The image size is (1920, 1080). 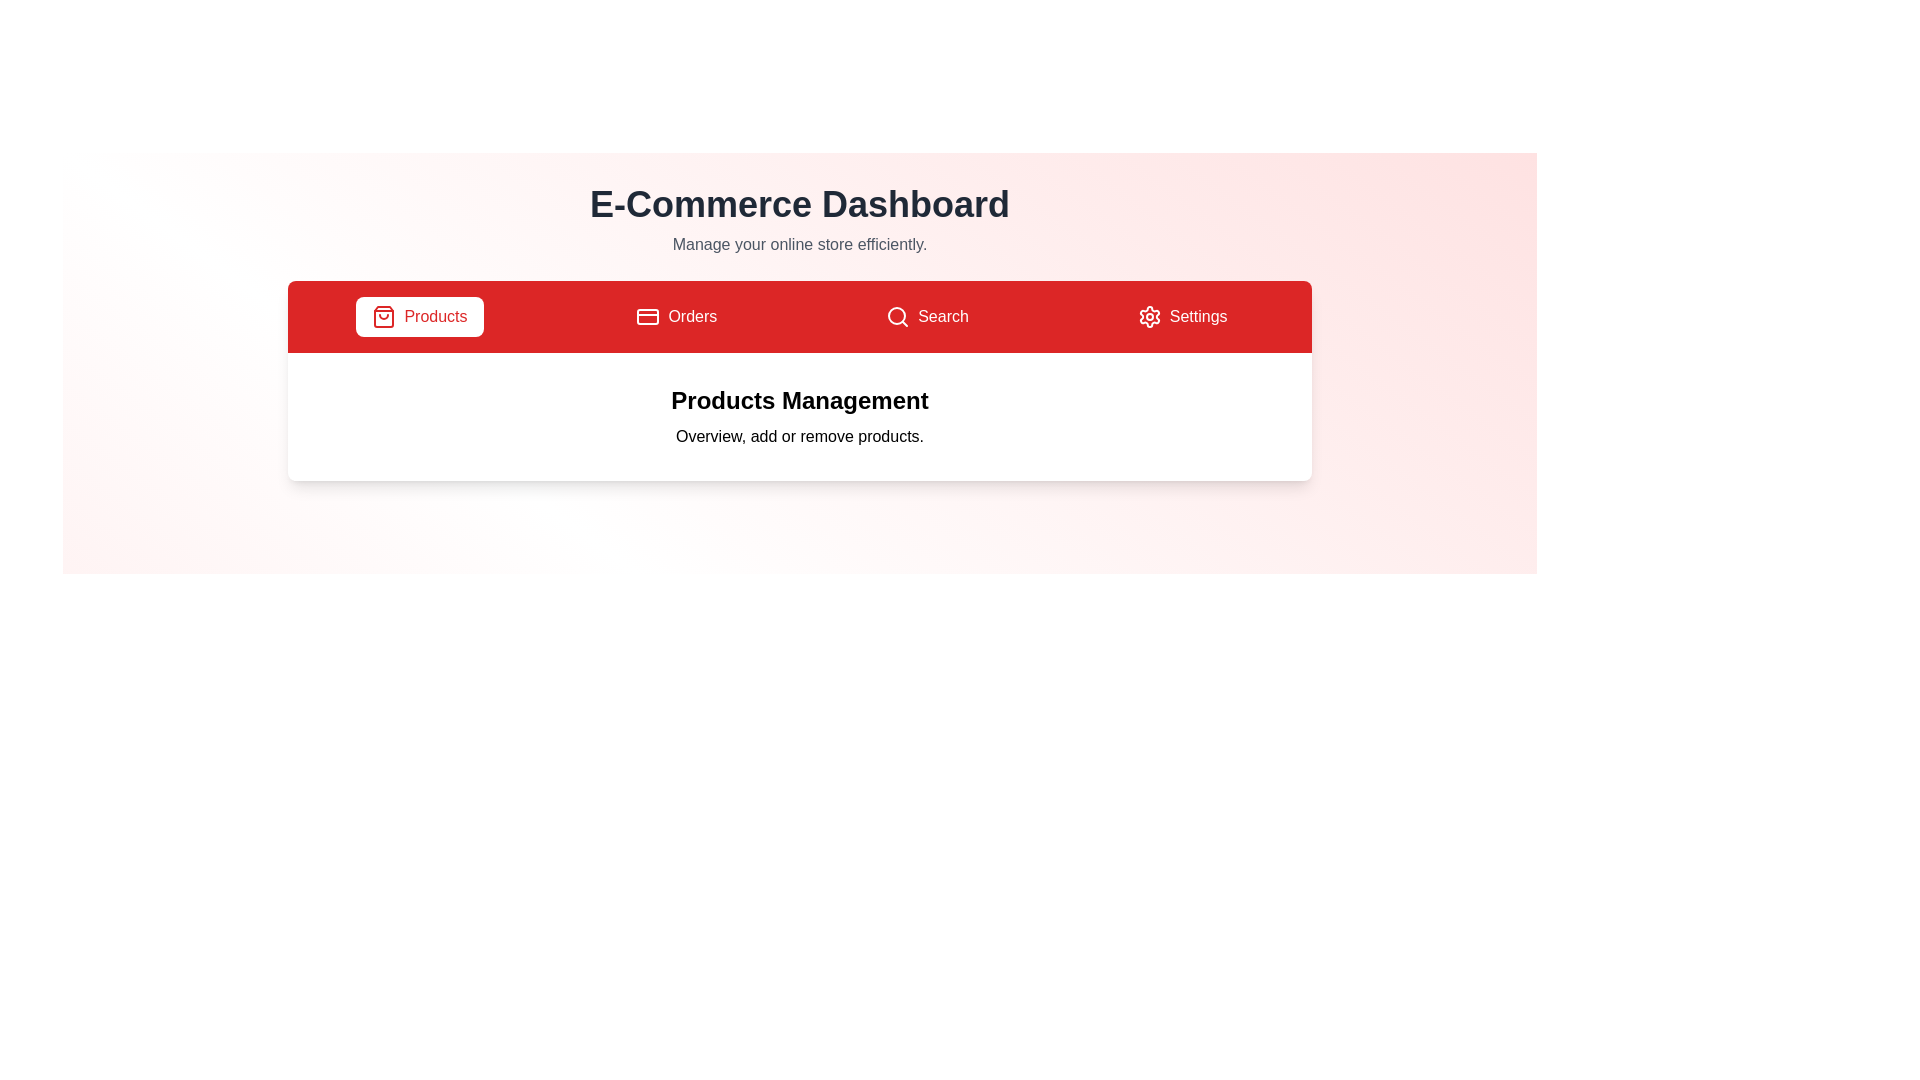 What do you see at coordinates (897, 315) in the screenshot?
I see `the magnifying glass icon within the search button in the navigation bar` at bounding box center [897, 315].